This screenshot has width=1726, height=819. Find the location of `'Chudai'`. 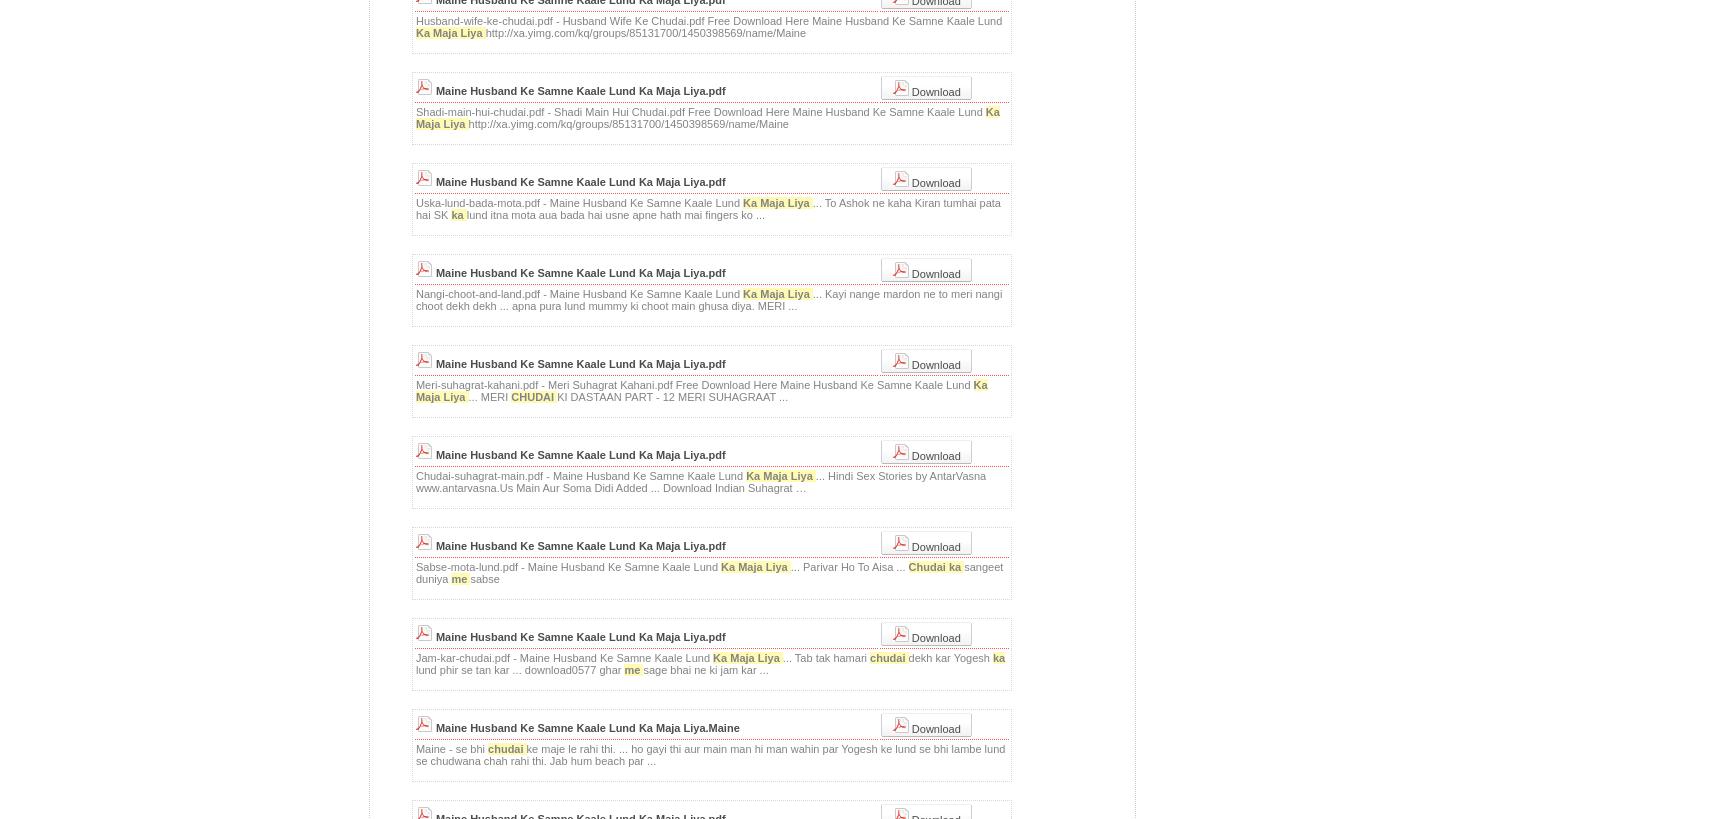

'Chudai' is located at coordinates (928, 566).